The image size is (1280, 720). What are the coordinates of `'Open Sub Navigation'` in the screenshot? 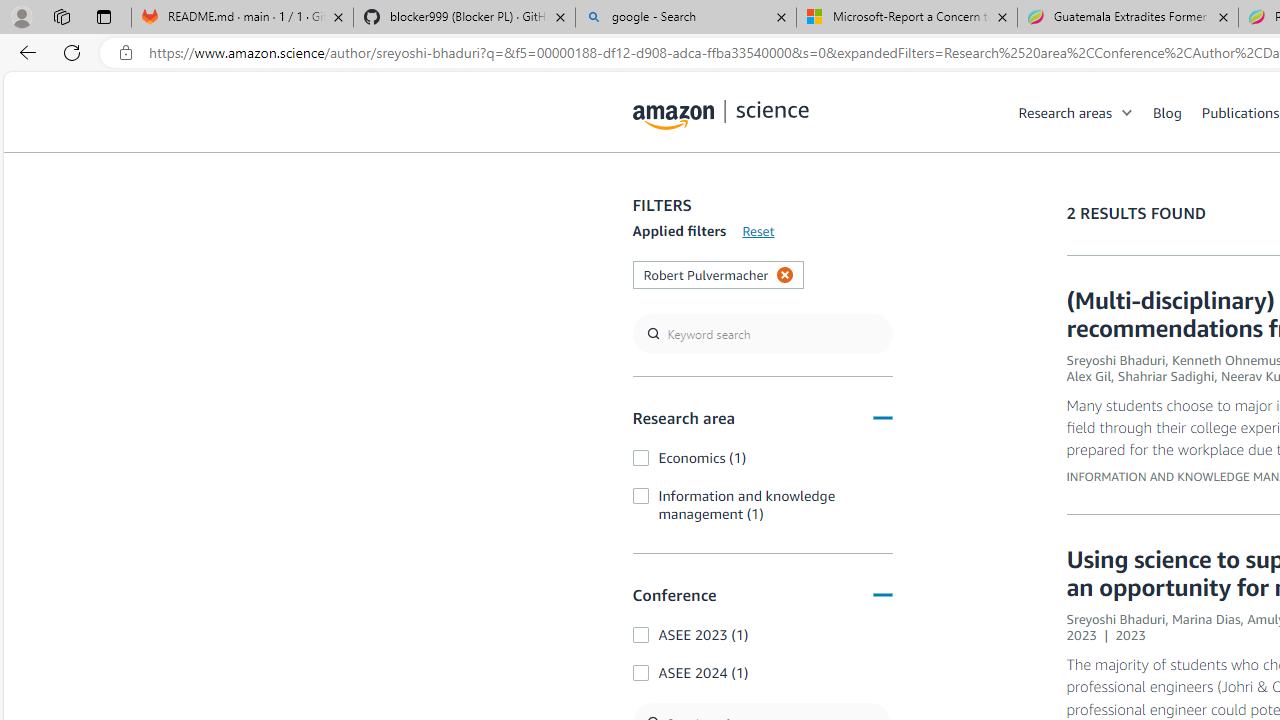 It's located at (1128, 111).